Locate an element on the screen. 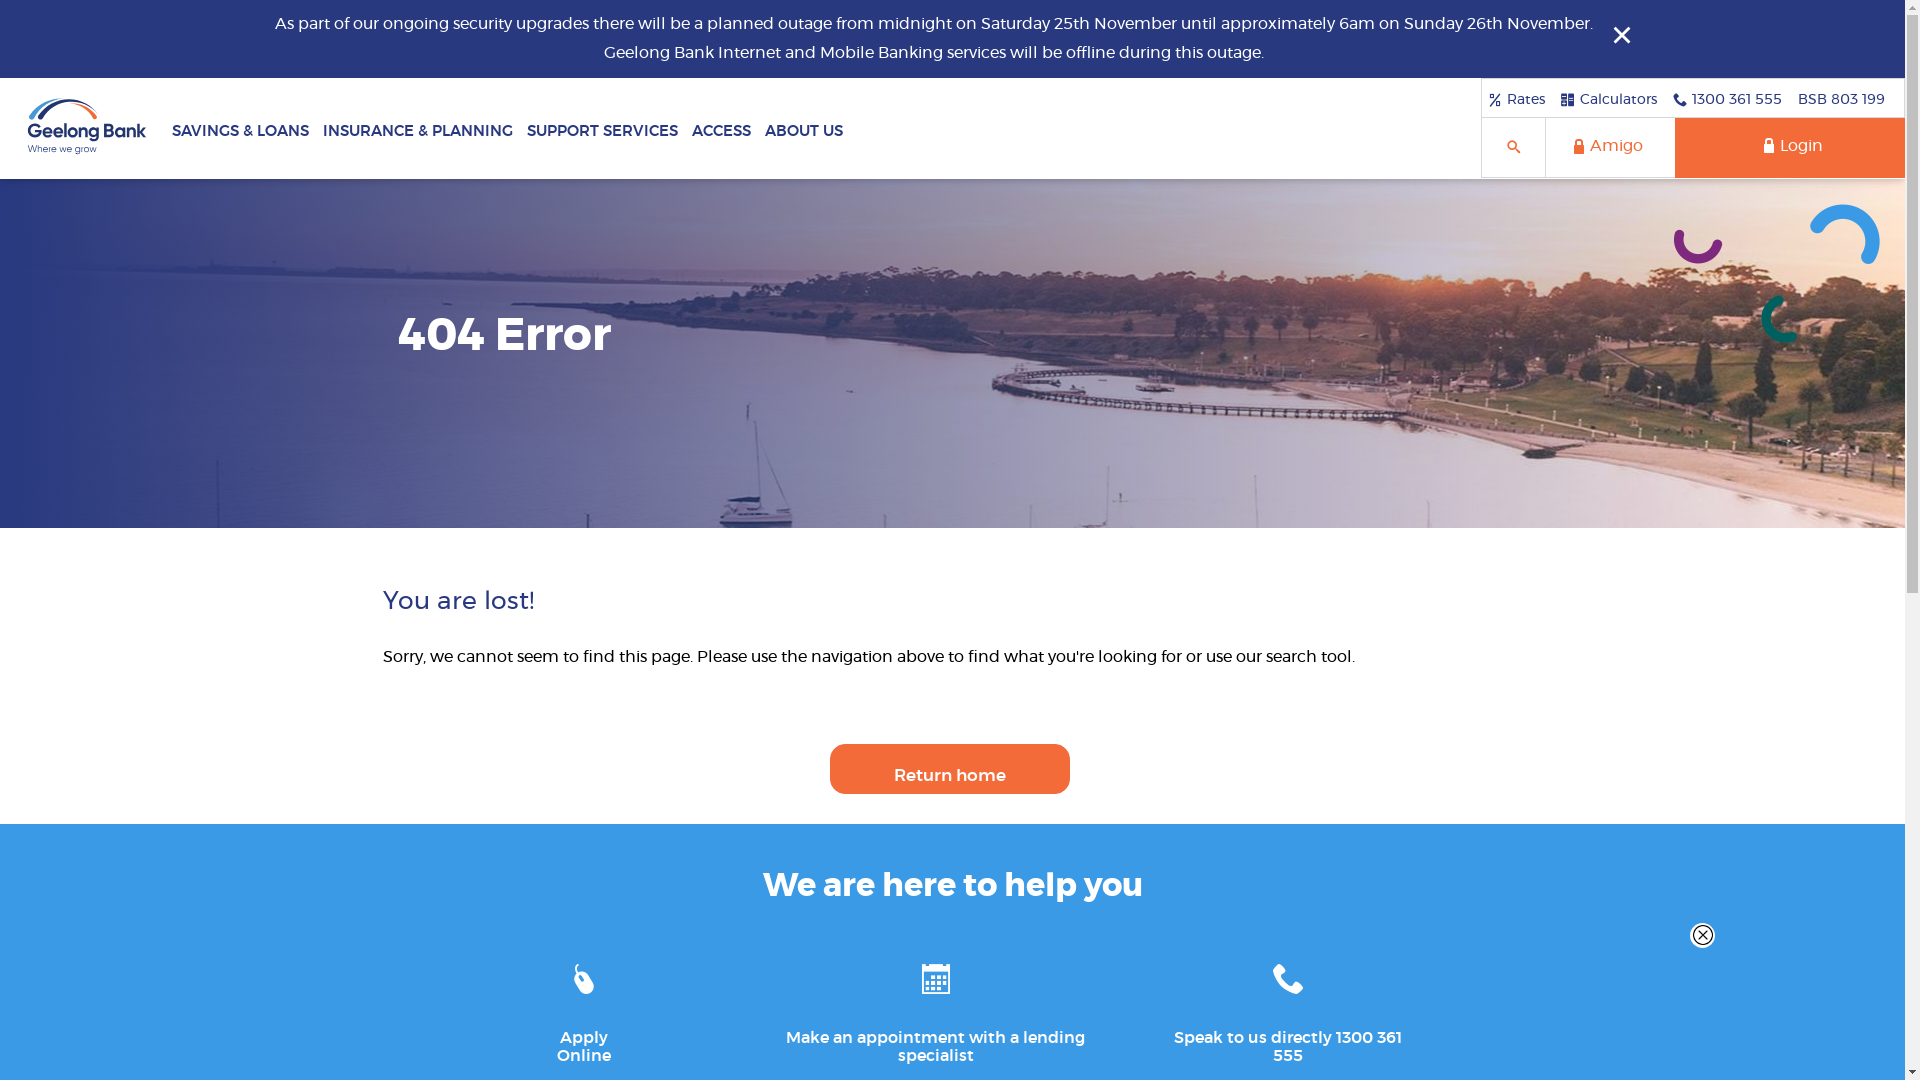 The height and width of the screenshot is (1080, 1920). 'INSURANCE & PLANNING' is located at coordinates (315, 127).